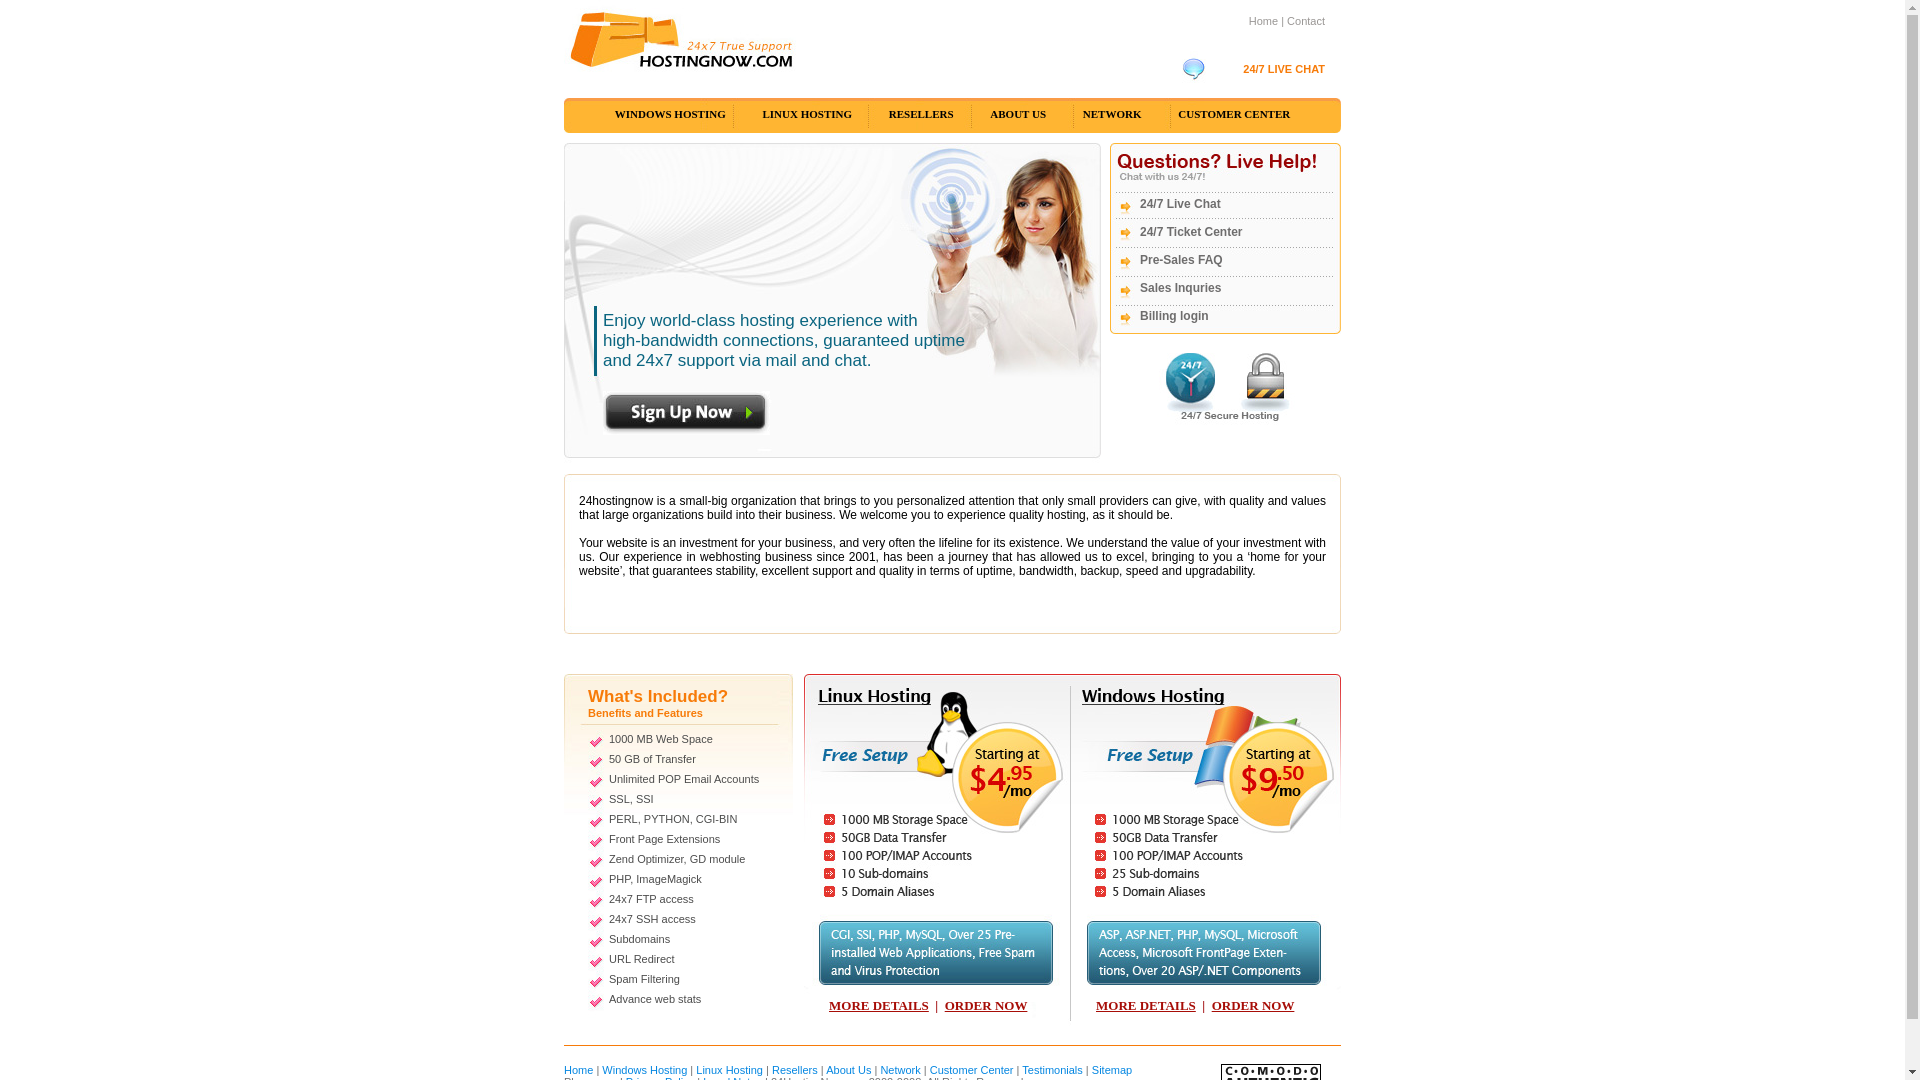  Describe the element at coordinates (872, 114) in the screenshot. I see `'RESELLERS'` at that location.